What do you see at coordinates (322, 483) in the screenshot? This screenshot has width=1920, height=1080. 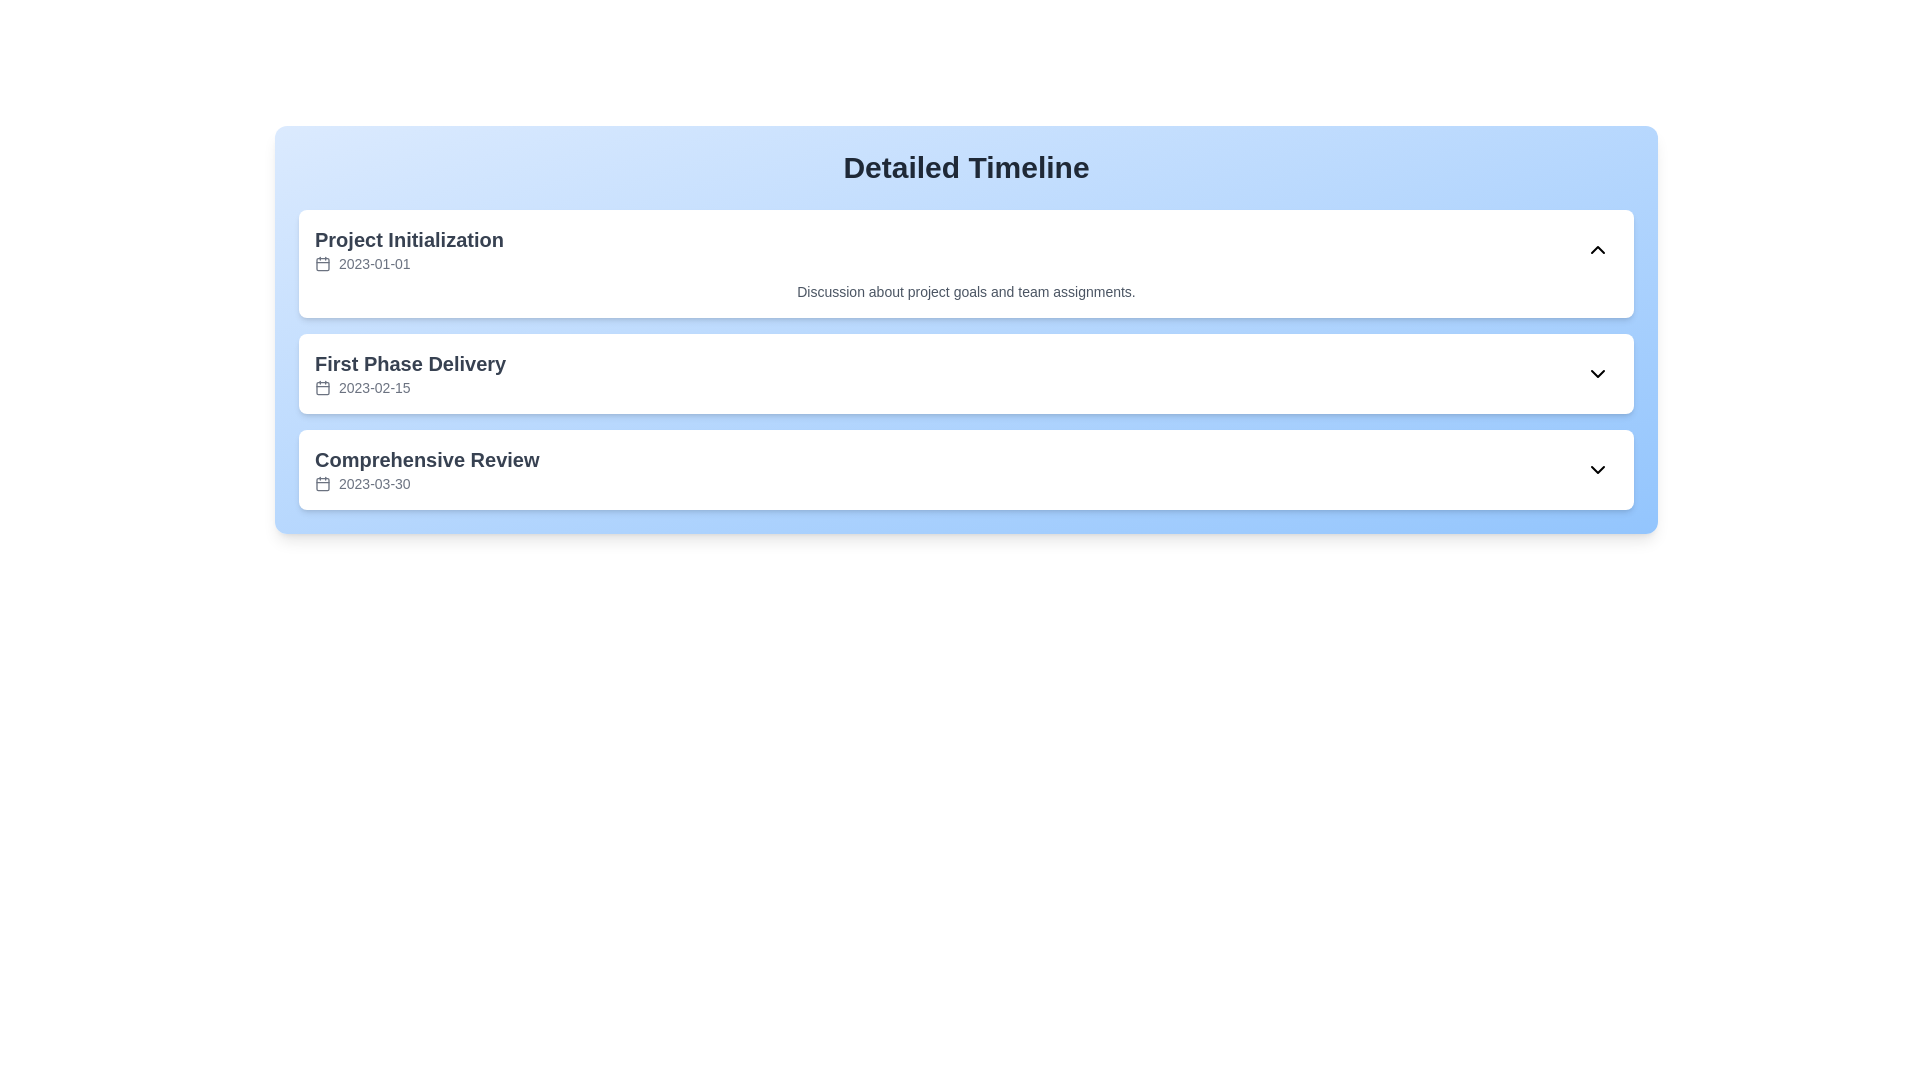 I see `the small calendar icon located at the left side of the row labeled 'Comprehensive Review 2023-03-30', which is styled with a minimalistic outline design` at bounding box center [322, 483].